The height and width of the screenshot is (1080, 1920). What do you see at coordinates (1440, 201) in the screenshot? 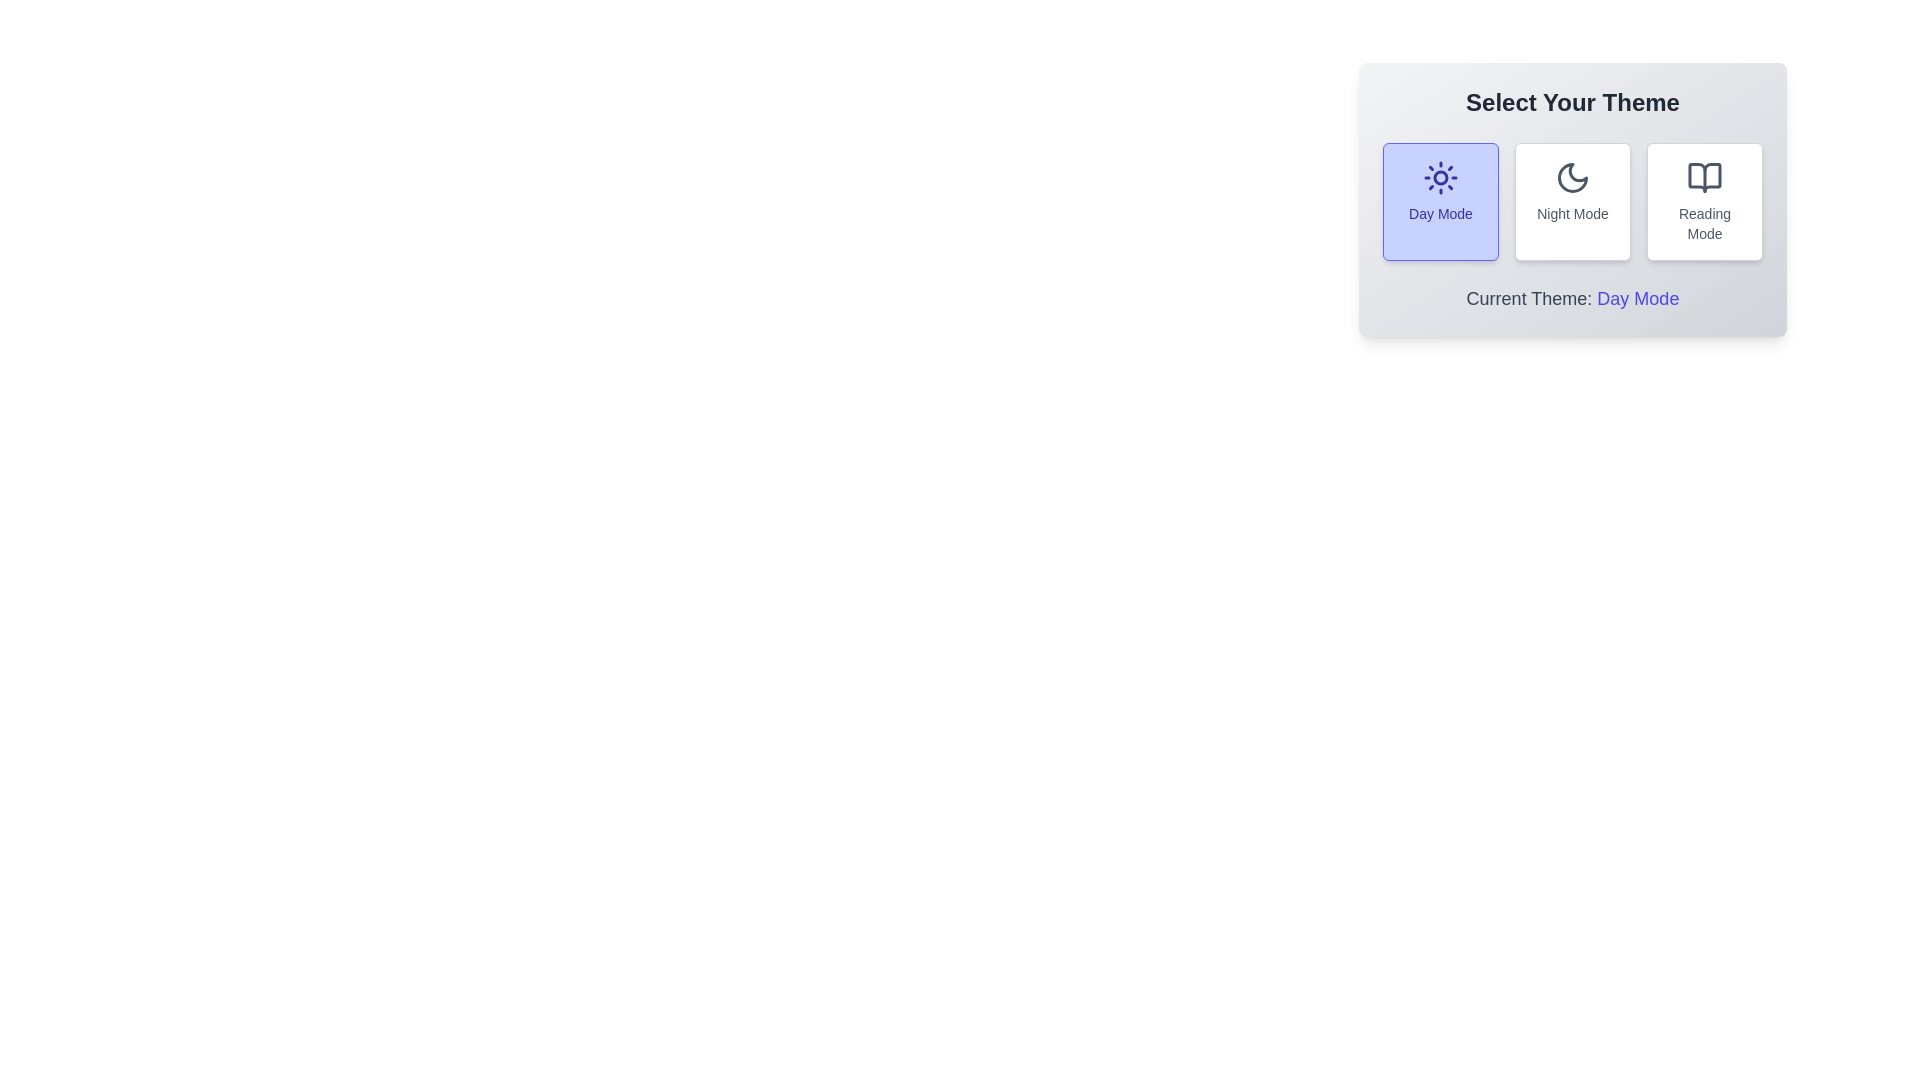
I see `the button corresponding to Day mode` at bounding box center [1440, 201].